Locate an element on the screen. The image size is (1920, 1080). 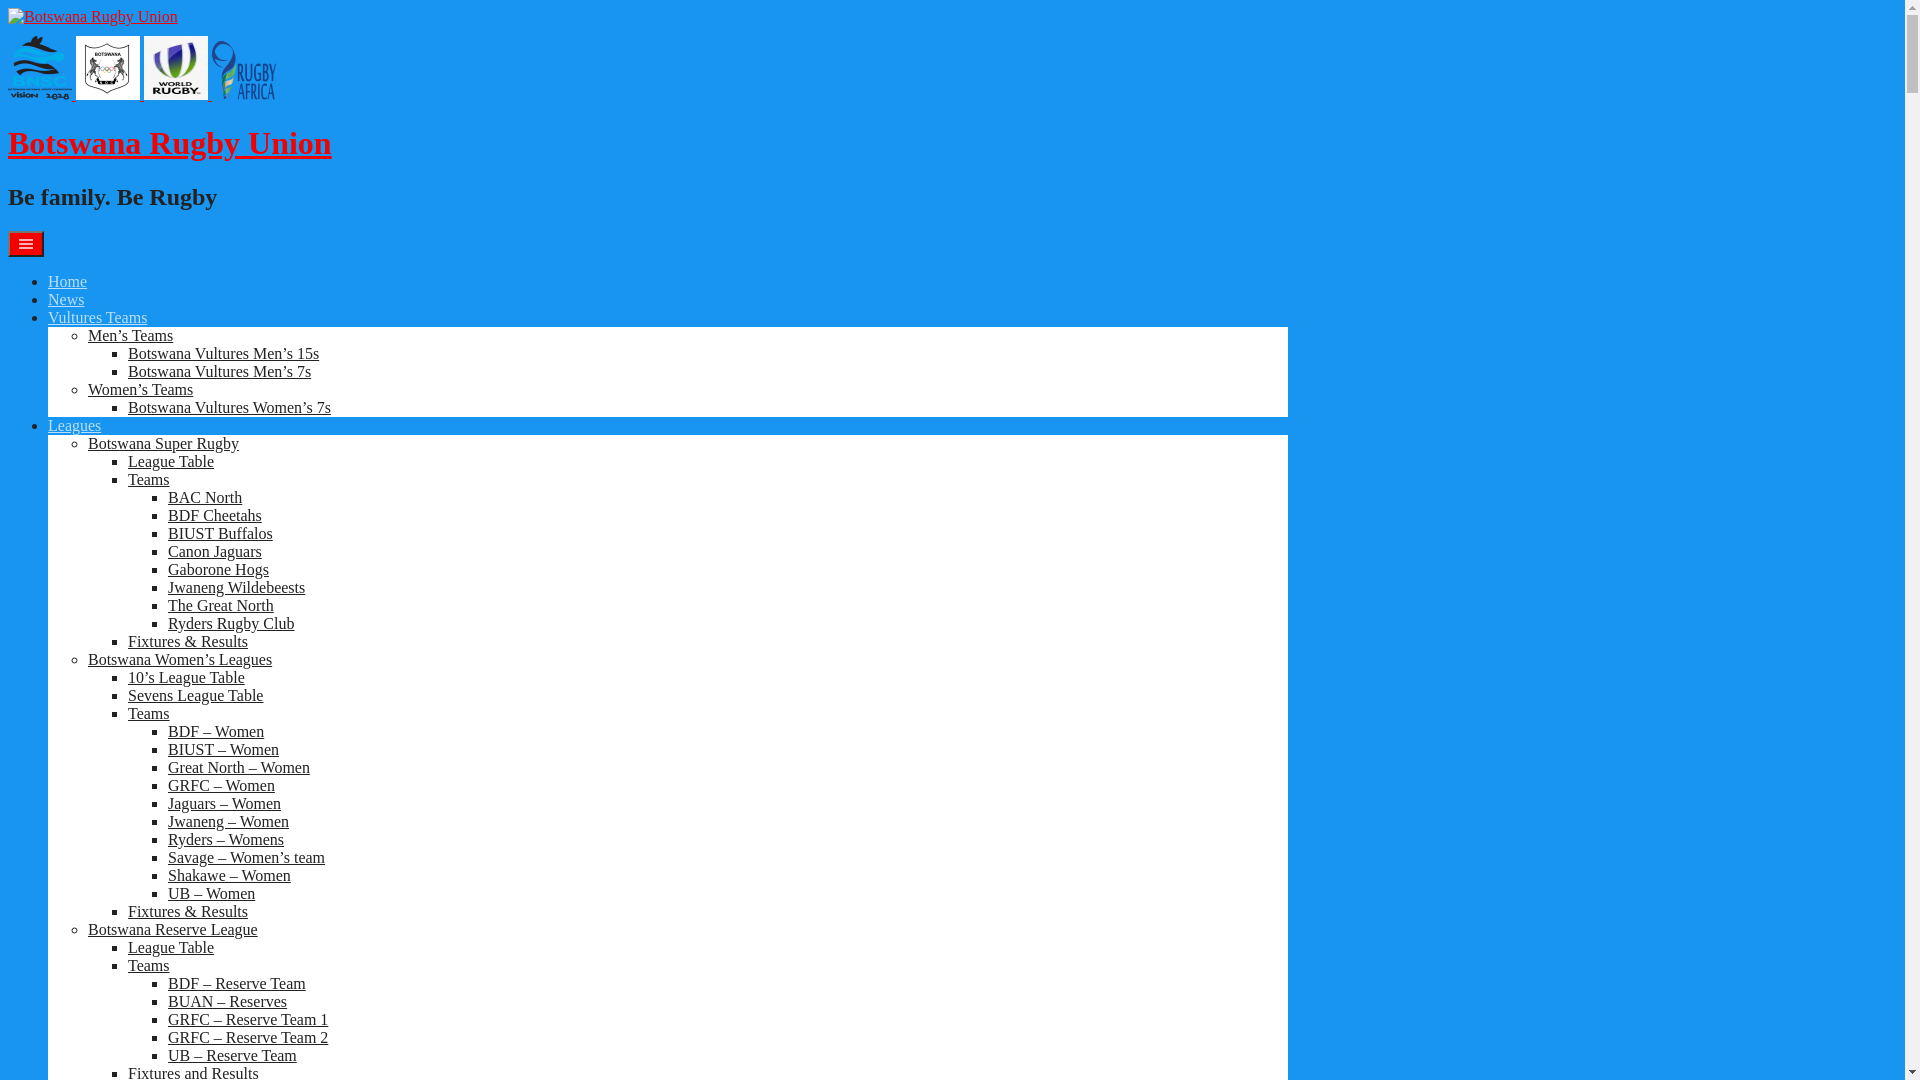
'BDF Cheetahs' is located at coordinates (215, 514).